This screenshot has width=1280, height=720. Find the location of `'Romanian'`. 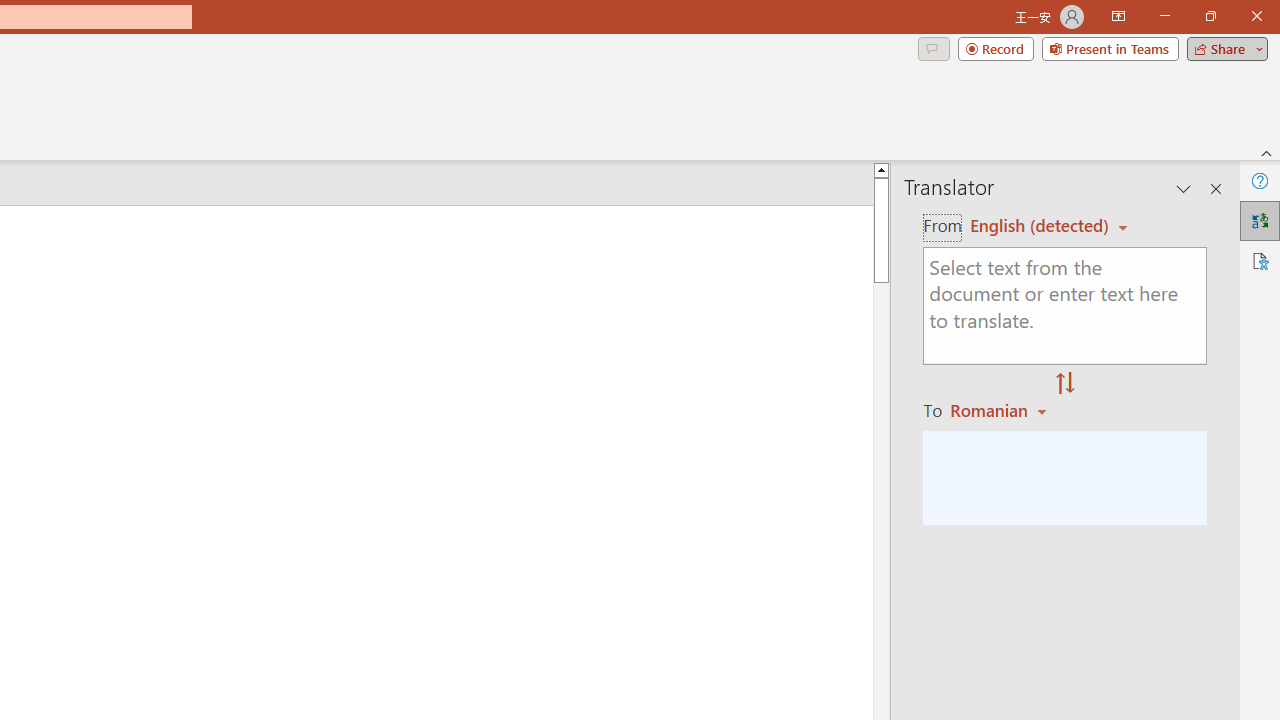

'Romanian' is located at coordinates (1001, 409).